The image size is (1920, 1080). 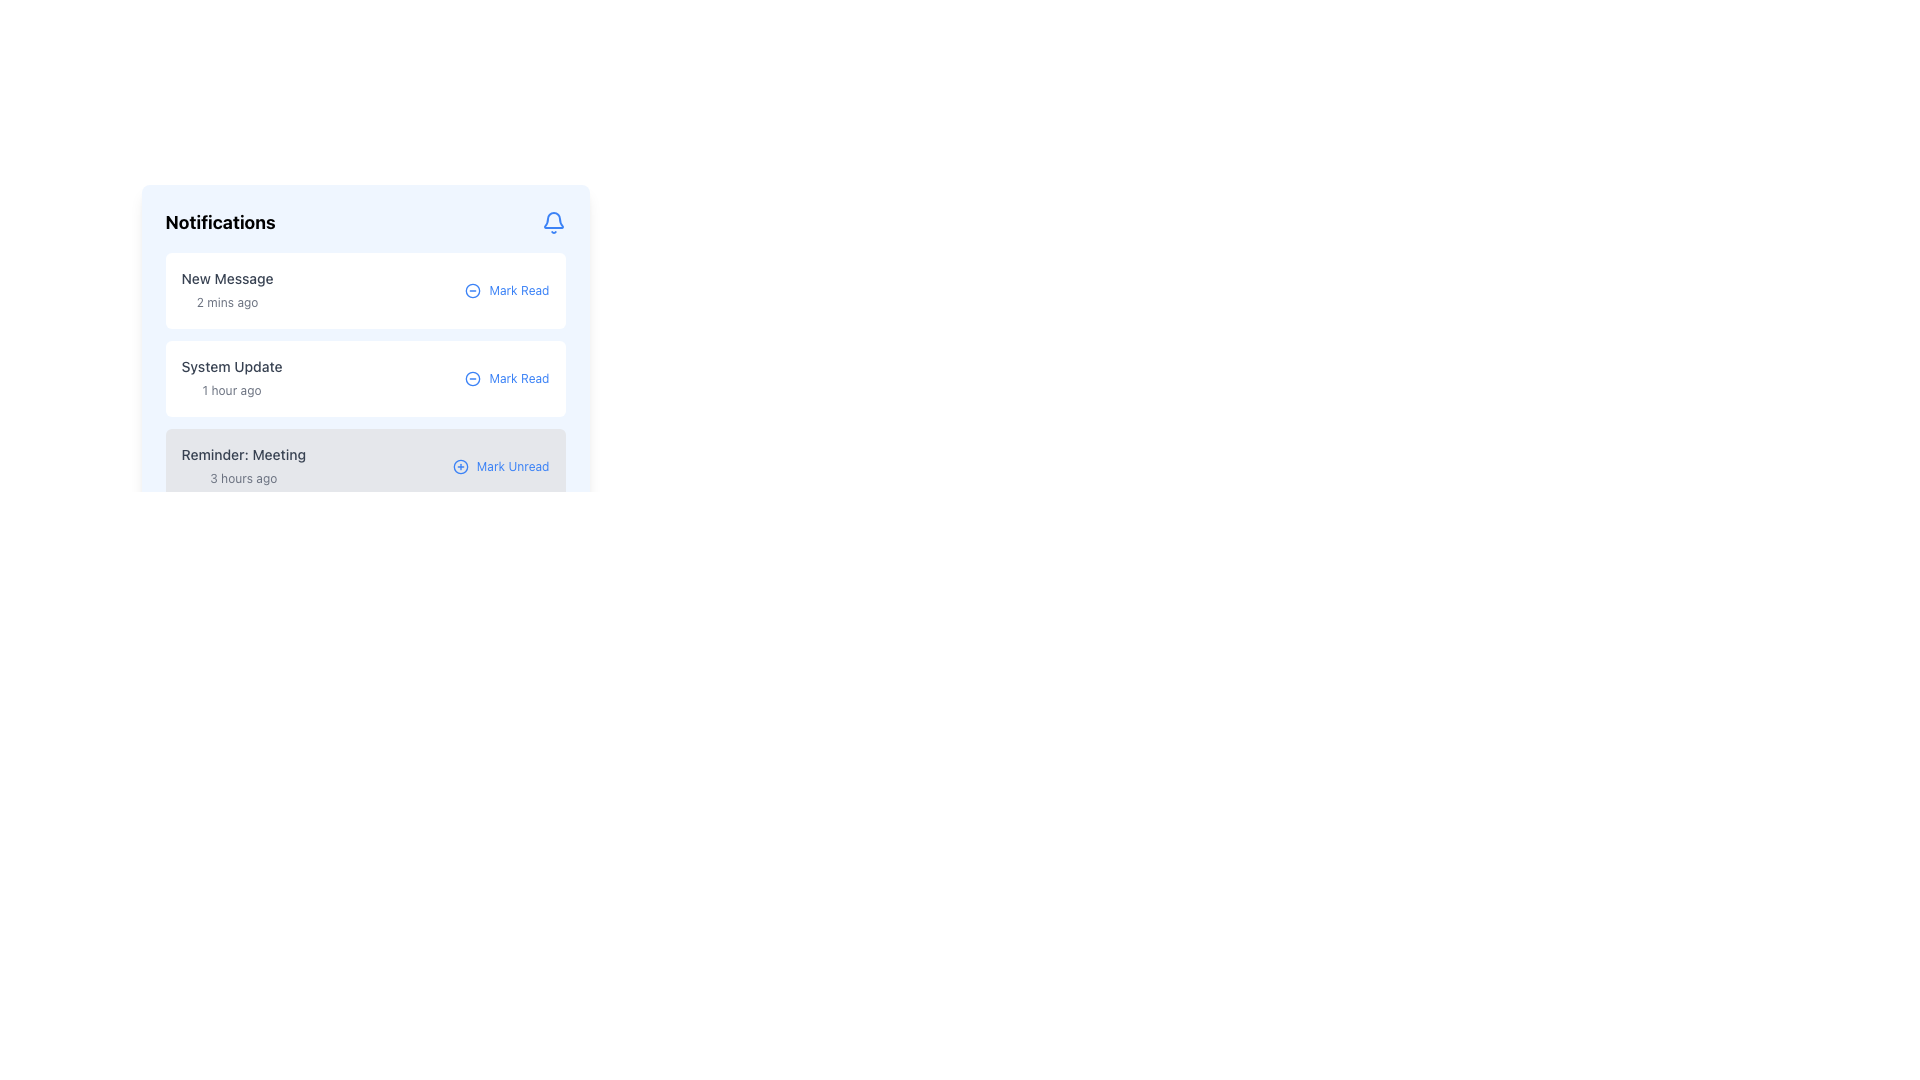 I want to click on the circular button icon with a plus sign, which is located to the immediate left of the 'Mark Unread' text, so click(x=459, y=466).